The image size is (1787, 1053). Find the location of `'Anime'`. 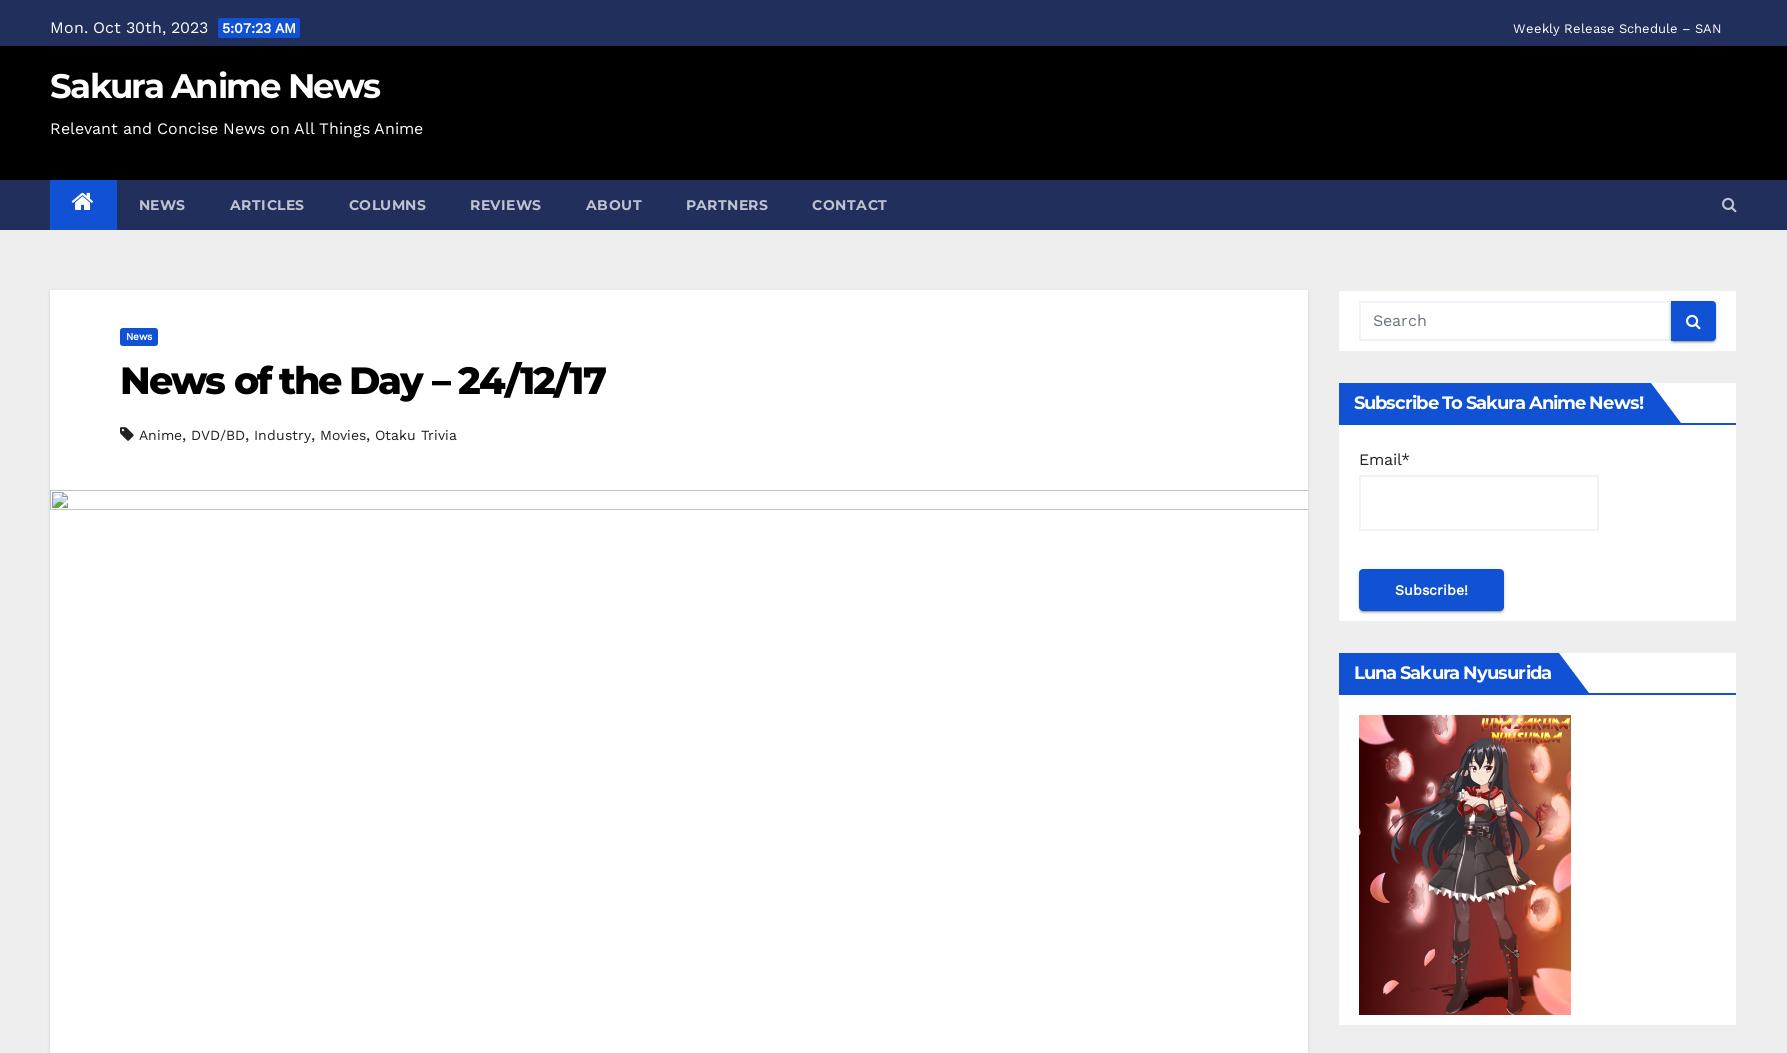

'Anime' is located at coordinates (139, 433).